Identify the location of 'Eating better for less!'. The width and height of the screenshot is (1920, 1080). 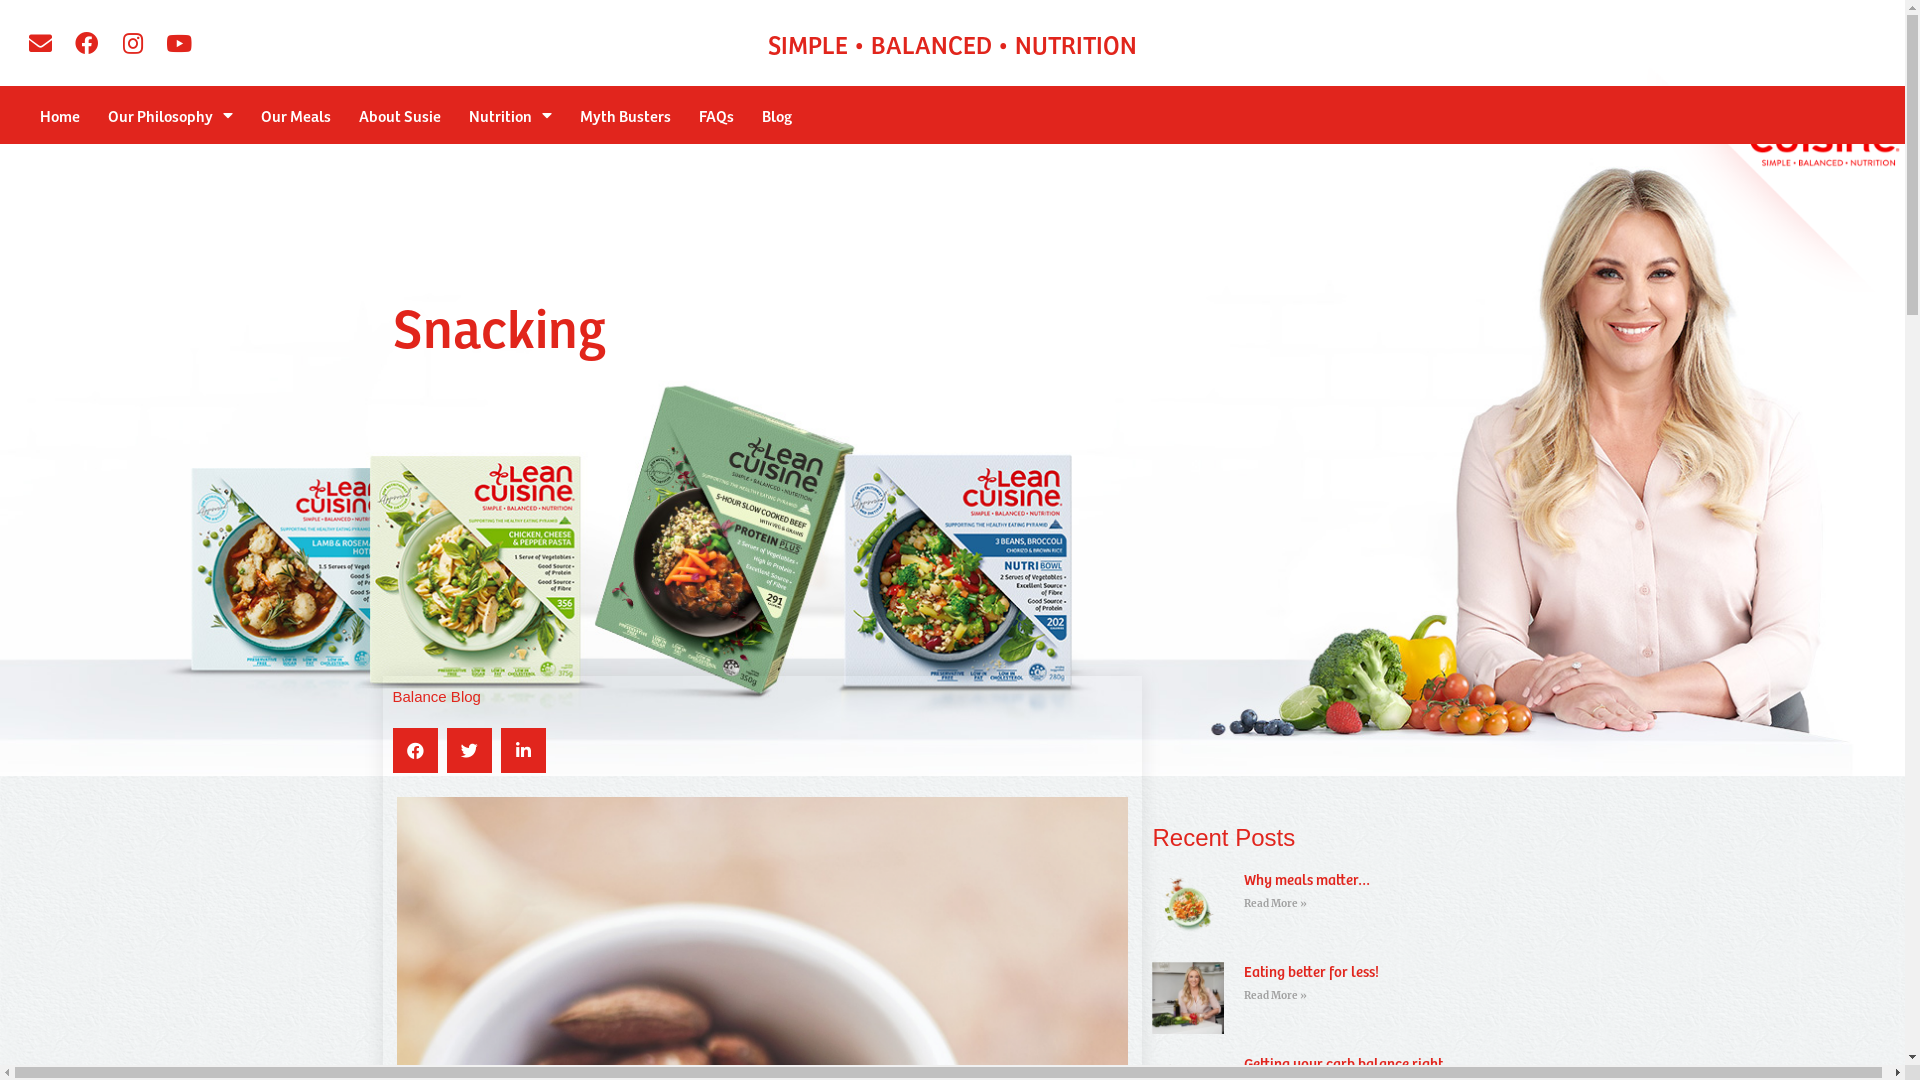
(1311, 970).